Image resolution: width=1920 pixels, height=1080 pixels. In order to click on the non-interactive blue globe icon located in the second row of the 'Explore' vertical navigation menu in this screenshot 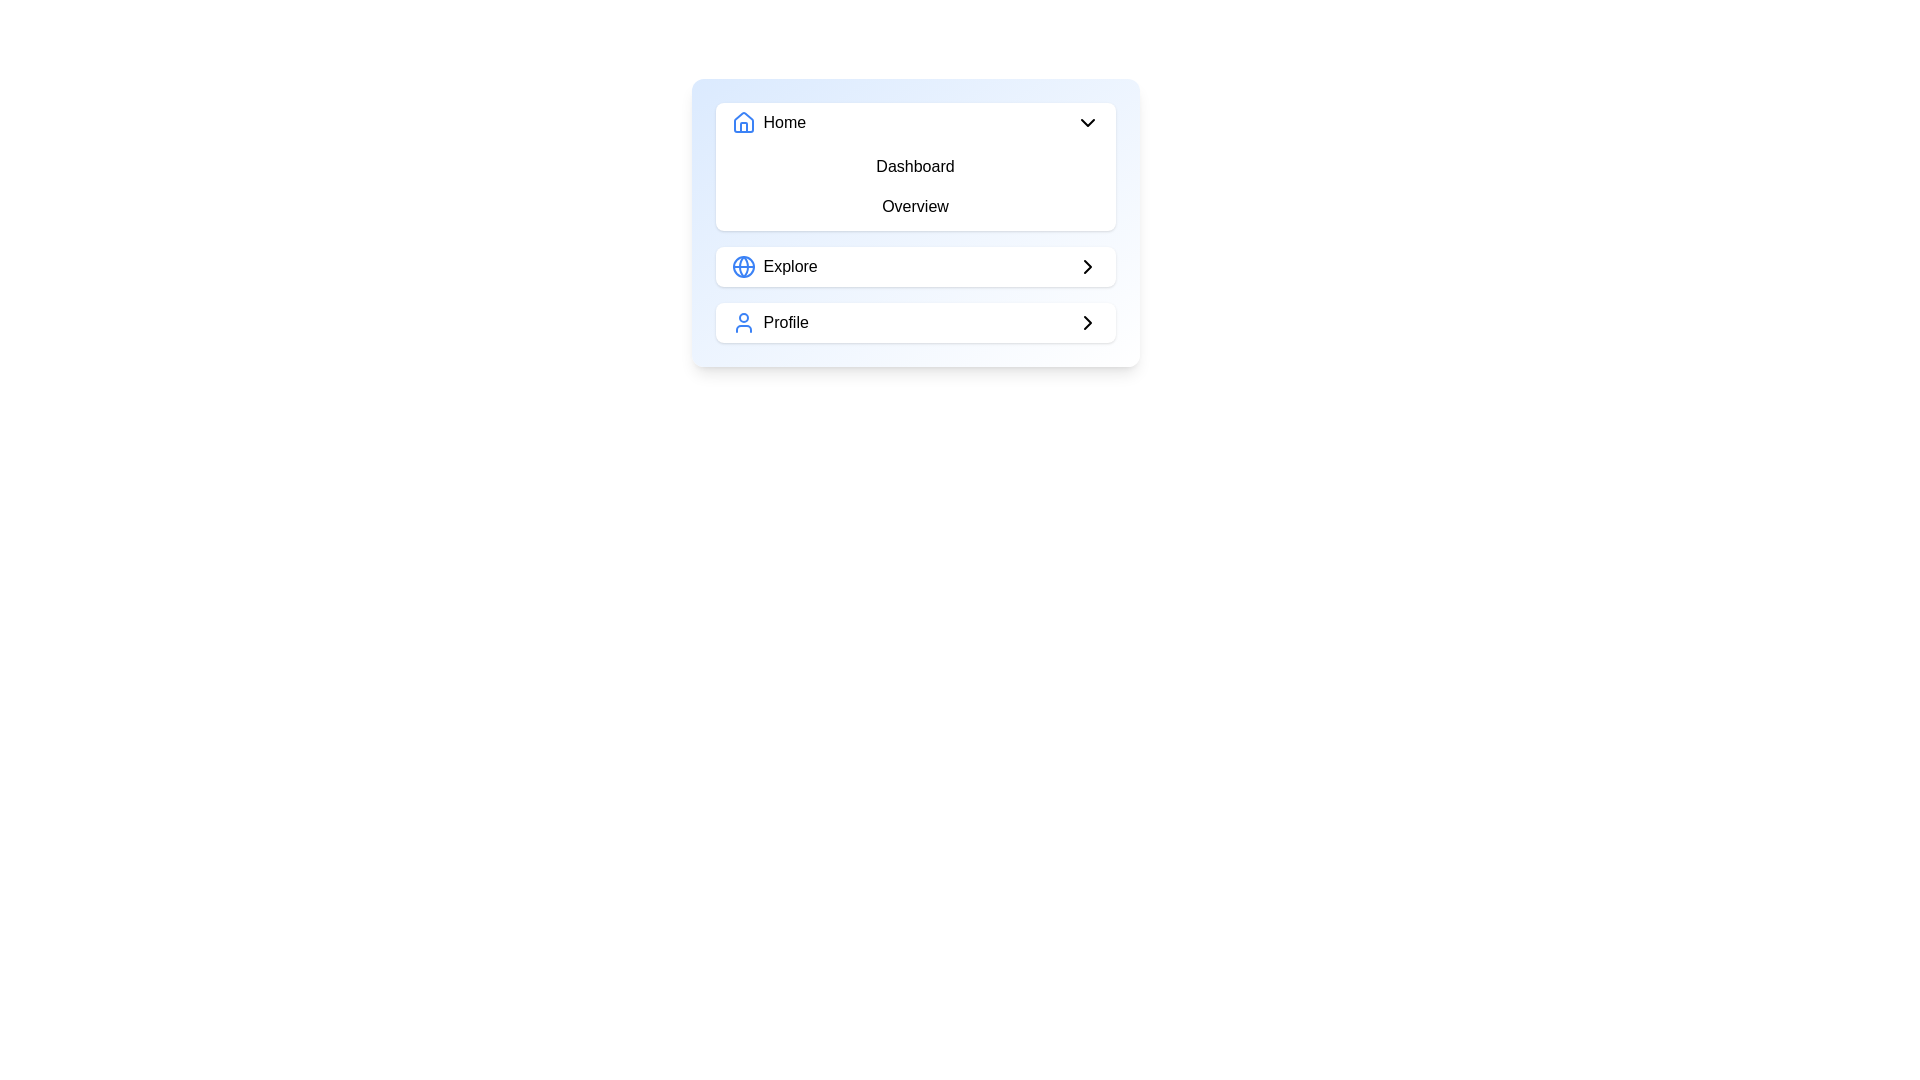, I will do `click(742, 265)`.